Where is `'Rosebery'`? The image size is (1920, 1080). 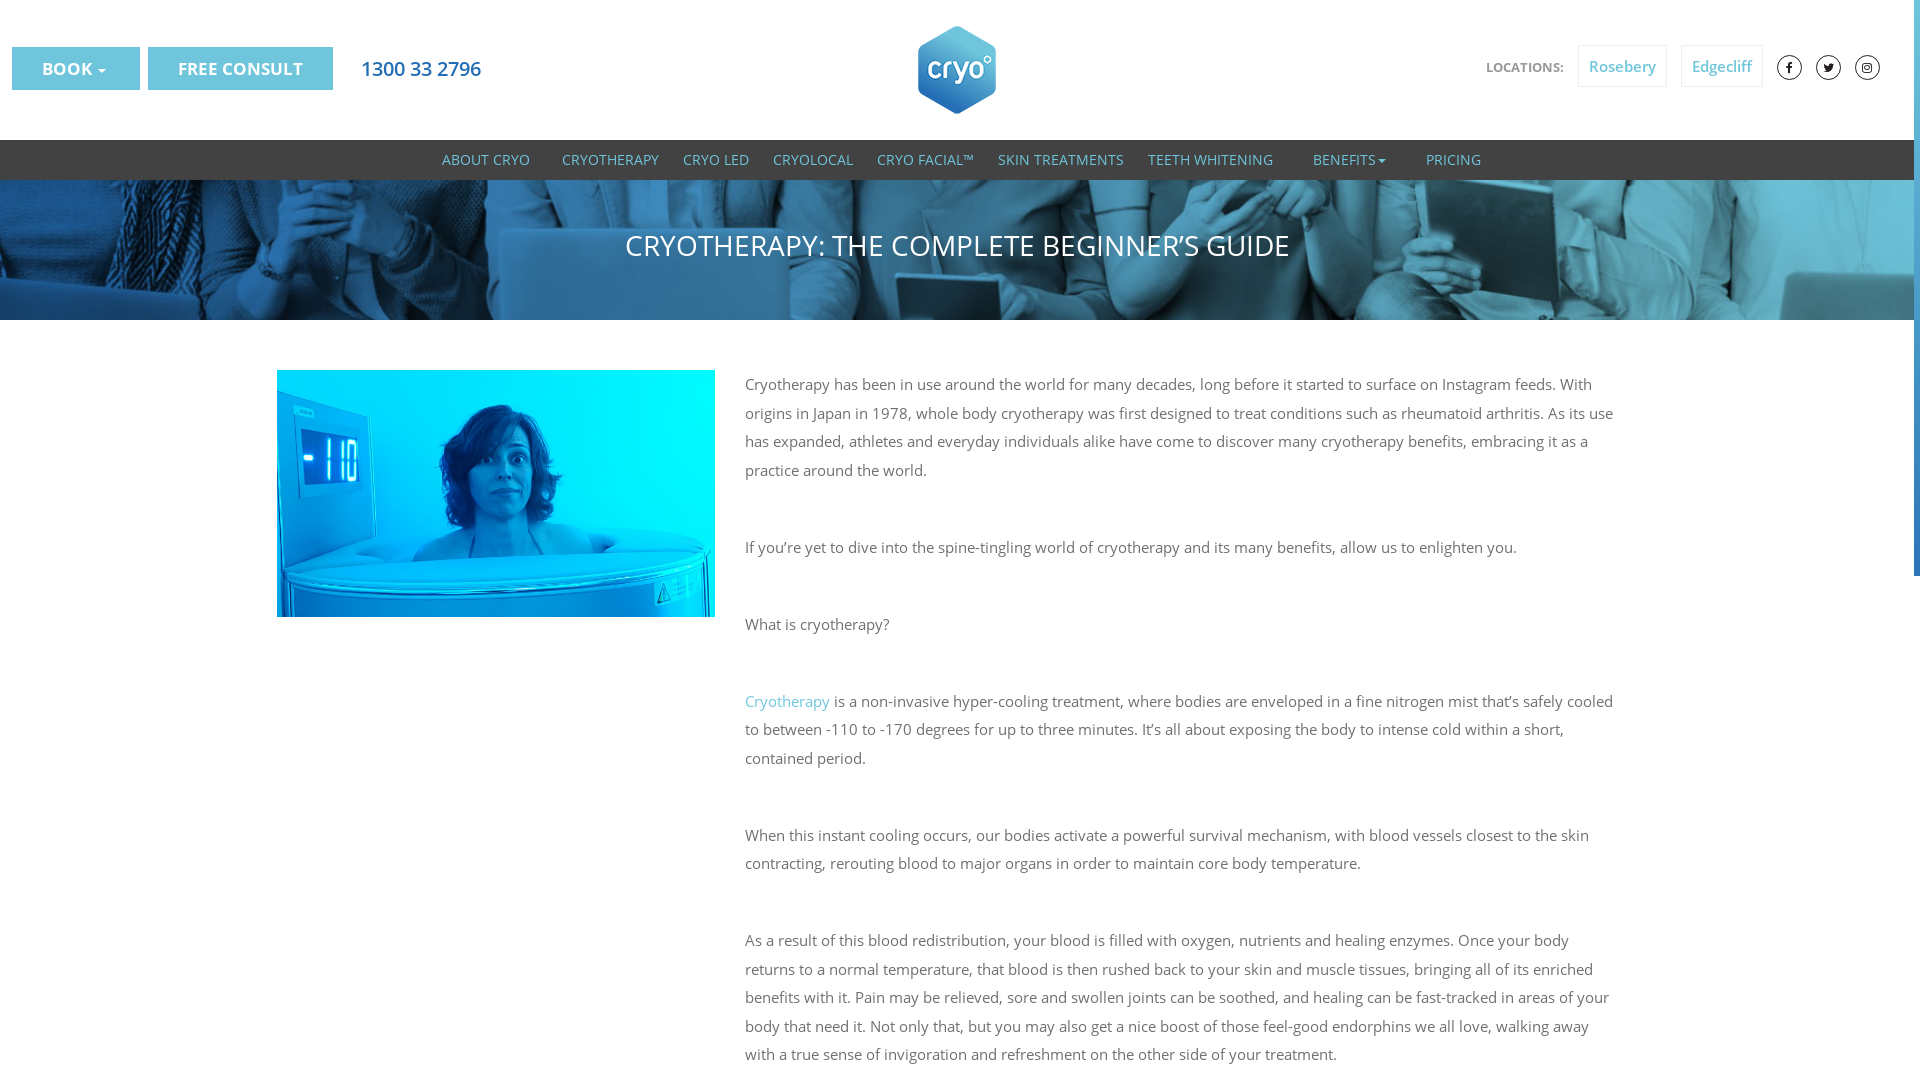
'Rosebery' is located at coordinates (1622, 64).